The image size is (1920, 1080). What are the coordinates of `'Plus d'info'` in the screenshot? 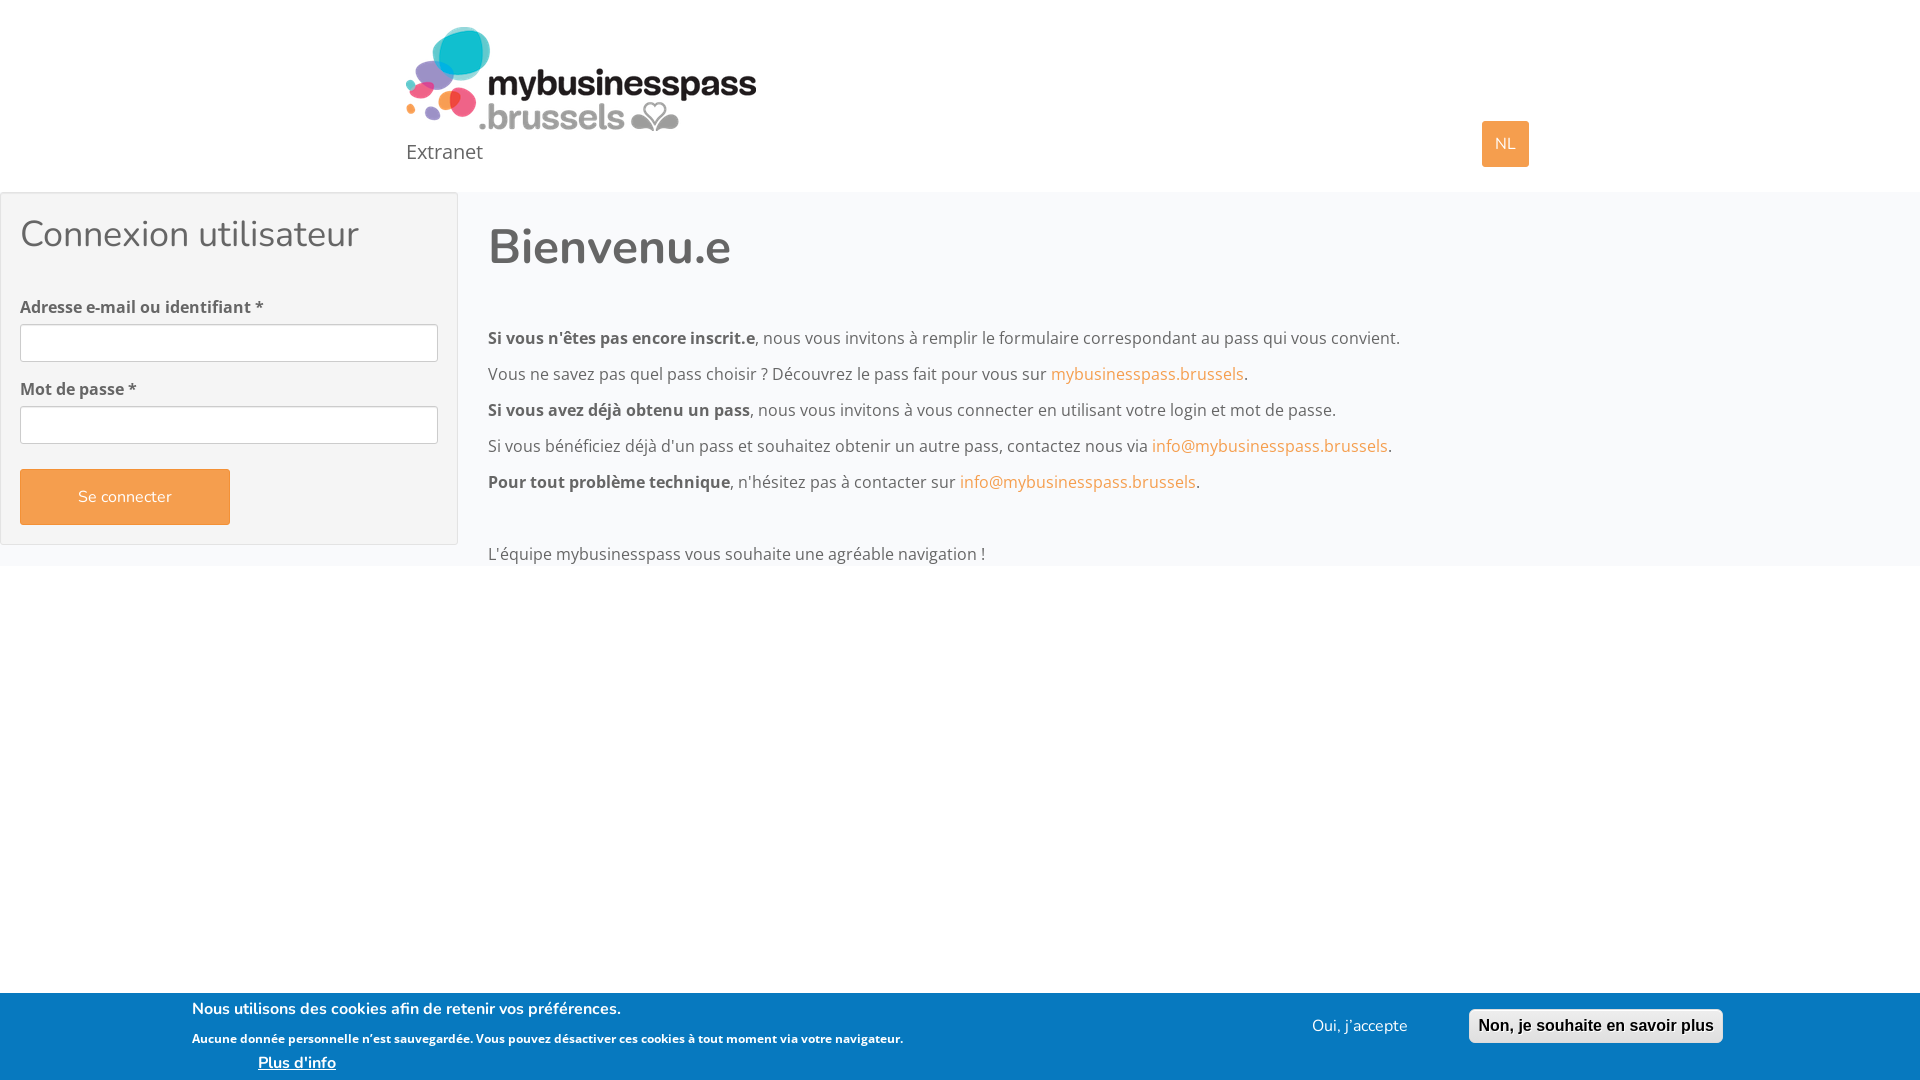 It's located at (192, 1060).